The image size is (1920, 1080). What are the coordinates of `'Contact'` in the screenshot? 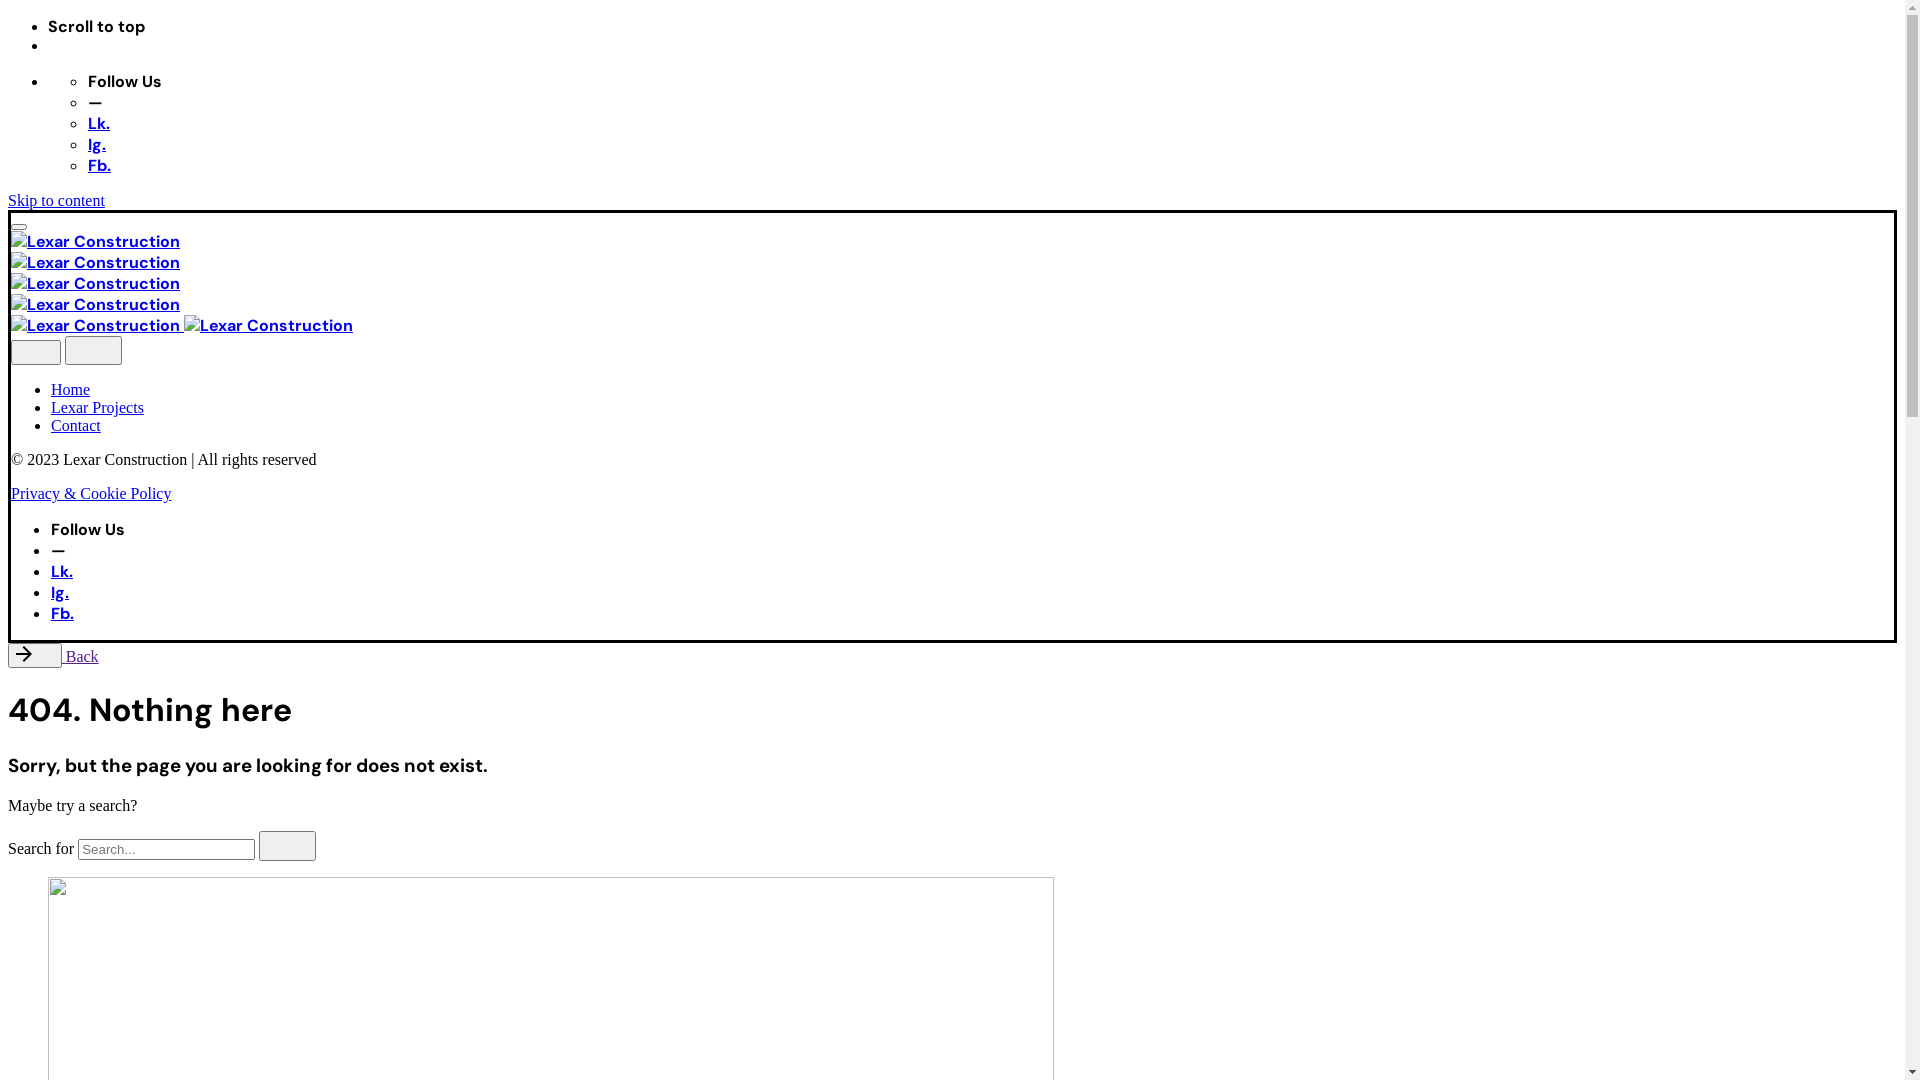 It's located at (76, 424).